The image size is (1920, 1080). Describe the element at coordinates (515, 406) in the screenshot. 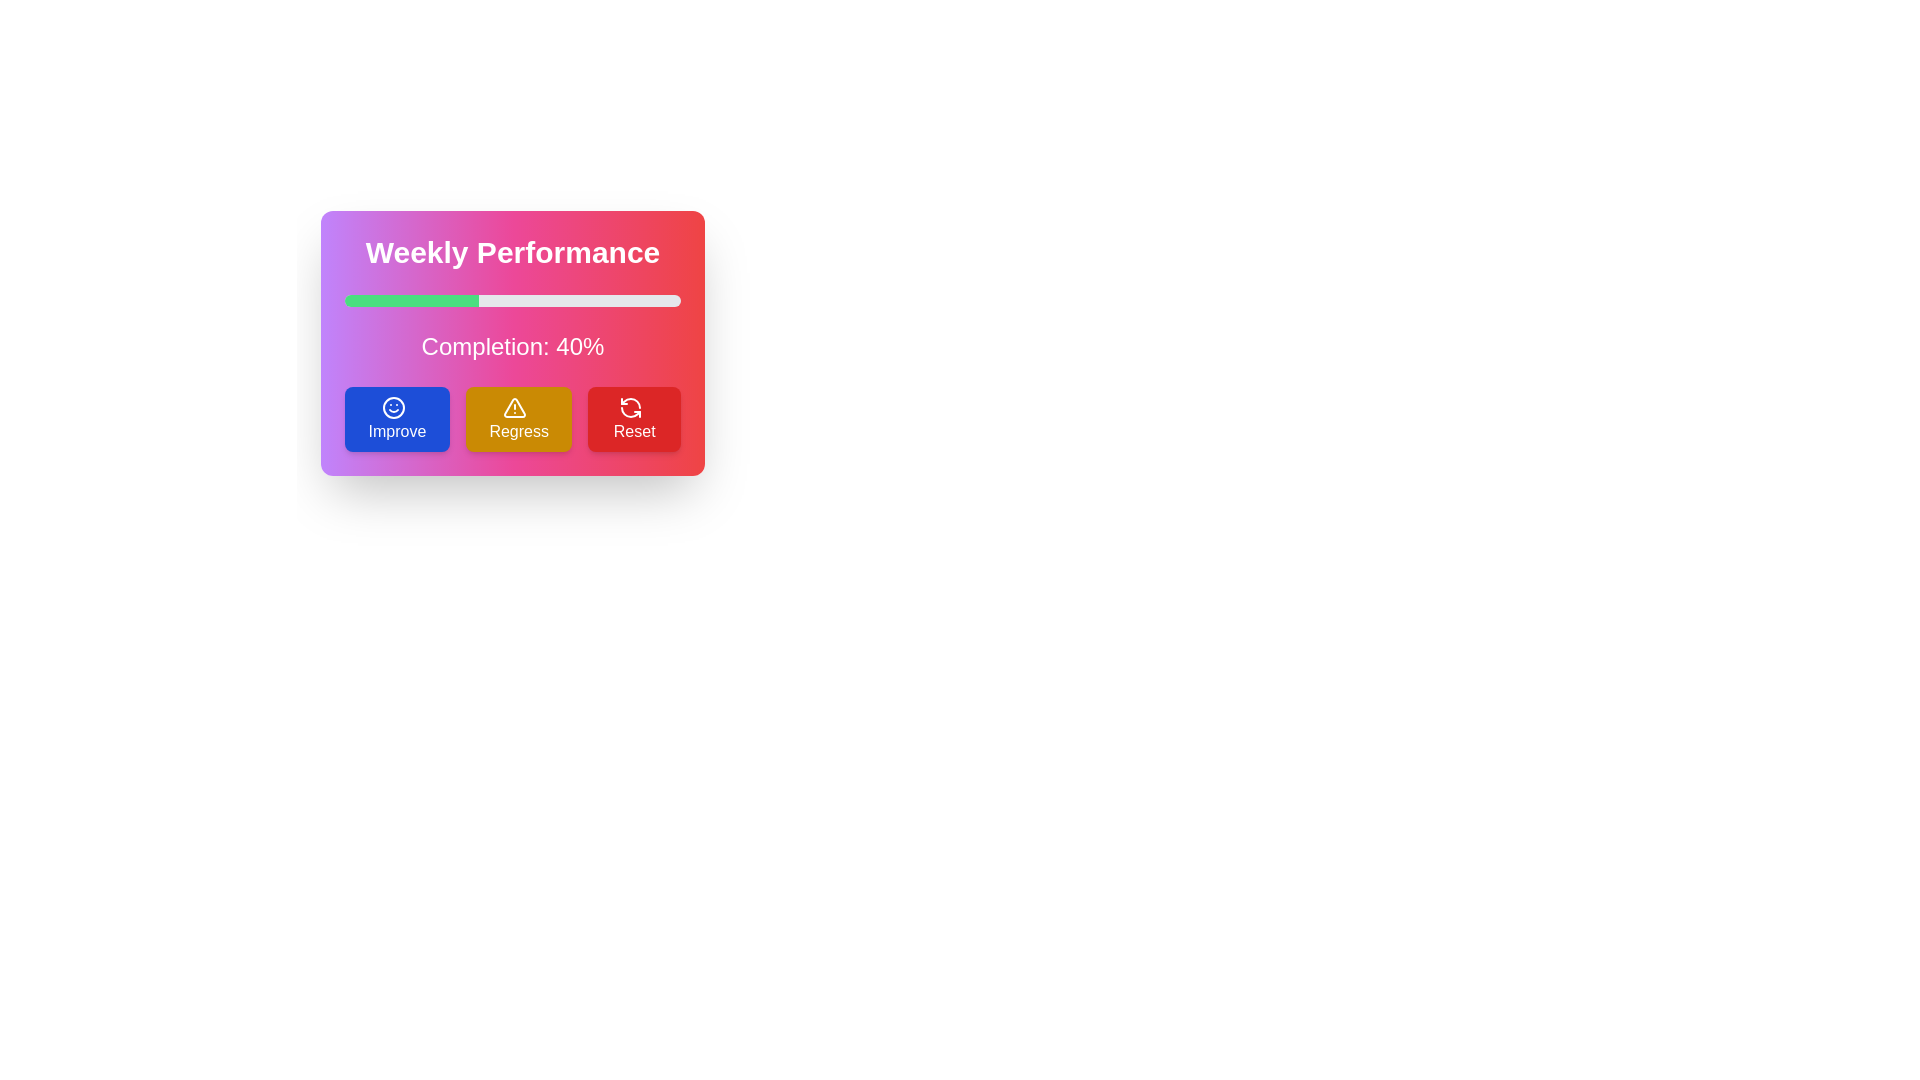

I see `the warning symbol icon, which is a yellow triangle outline with an exclamation mark, located on the 'Regress' button to the left of the text 'Regress'` at that location.